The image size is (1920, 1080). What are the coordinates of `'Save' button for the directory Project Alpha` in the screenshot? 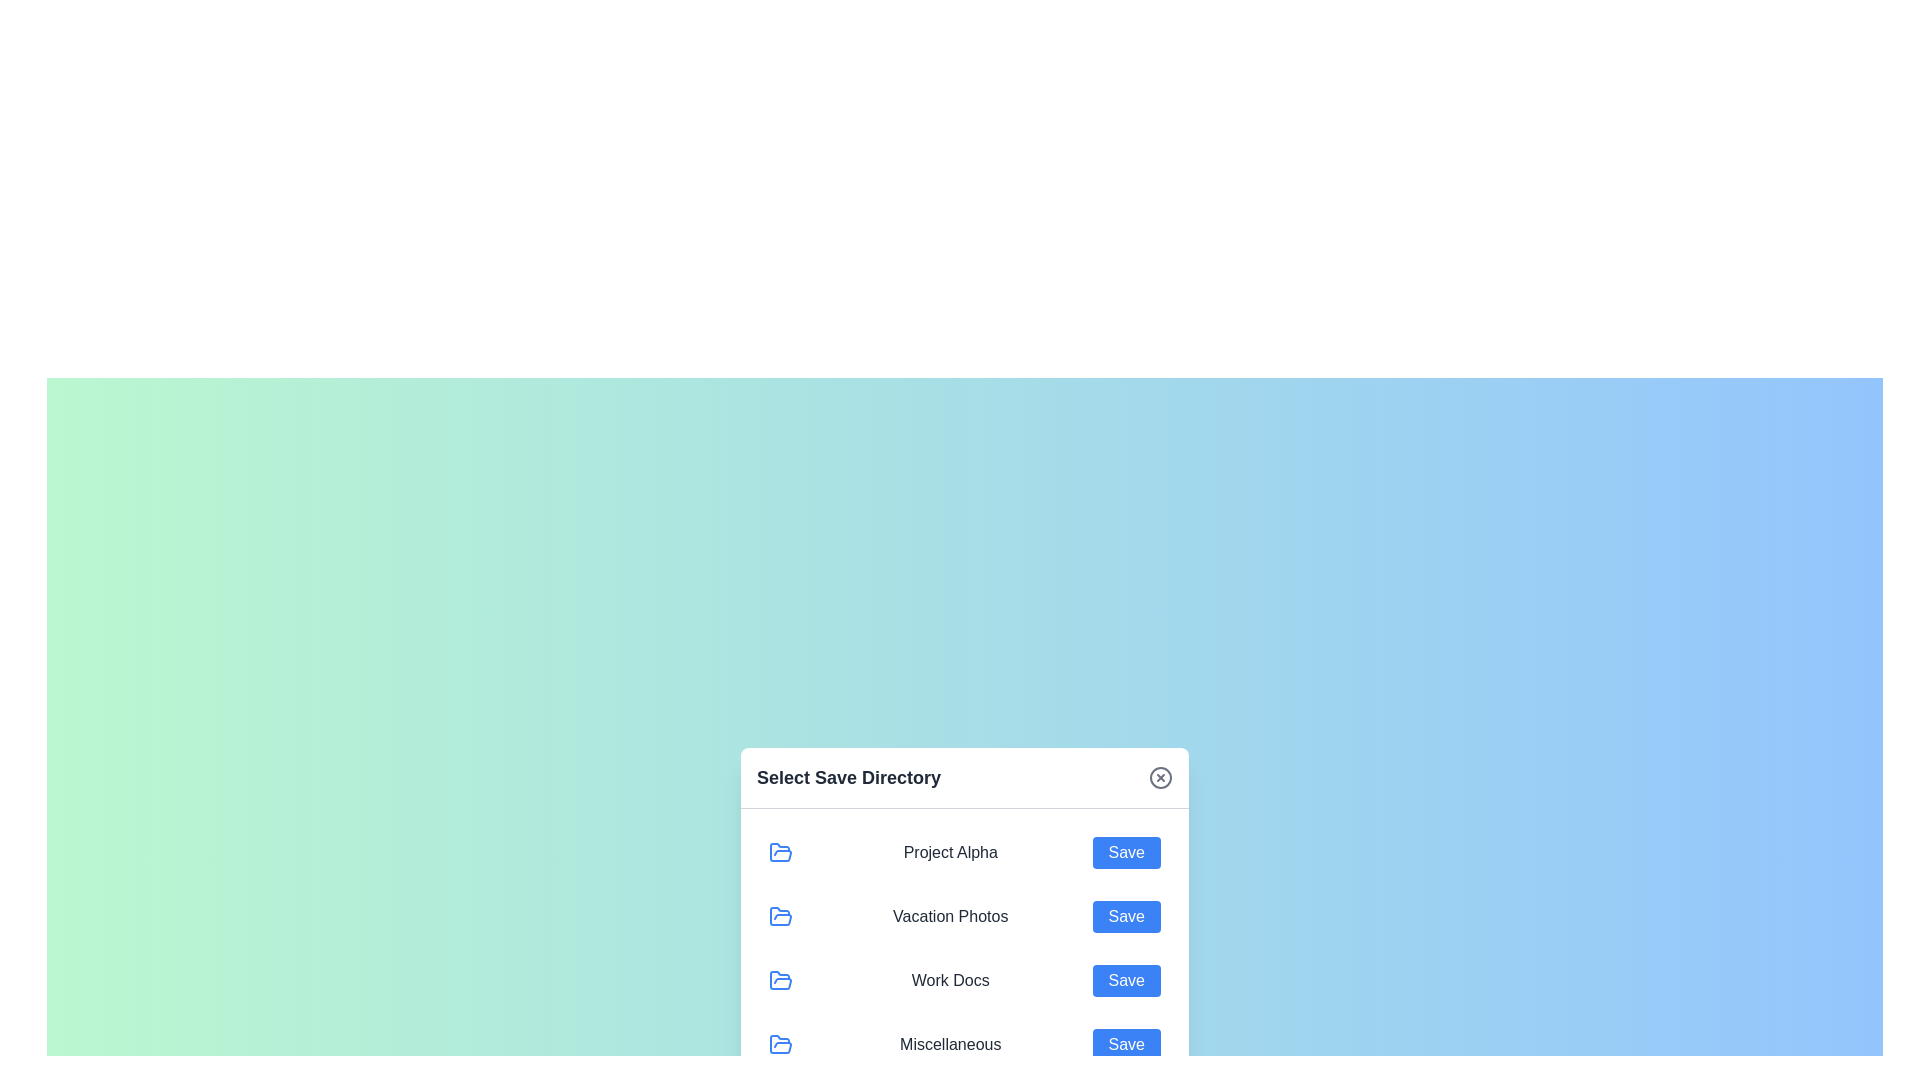 It's located at (1126, 852).